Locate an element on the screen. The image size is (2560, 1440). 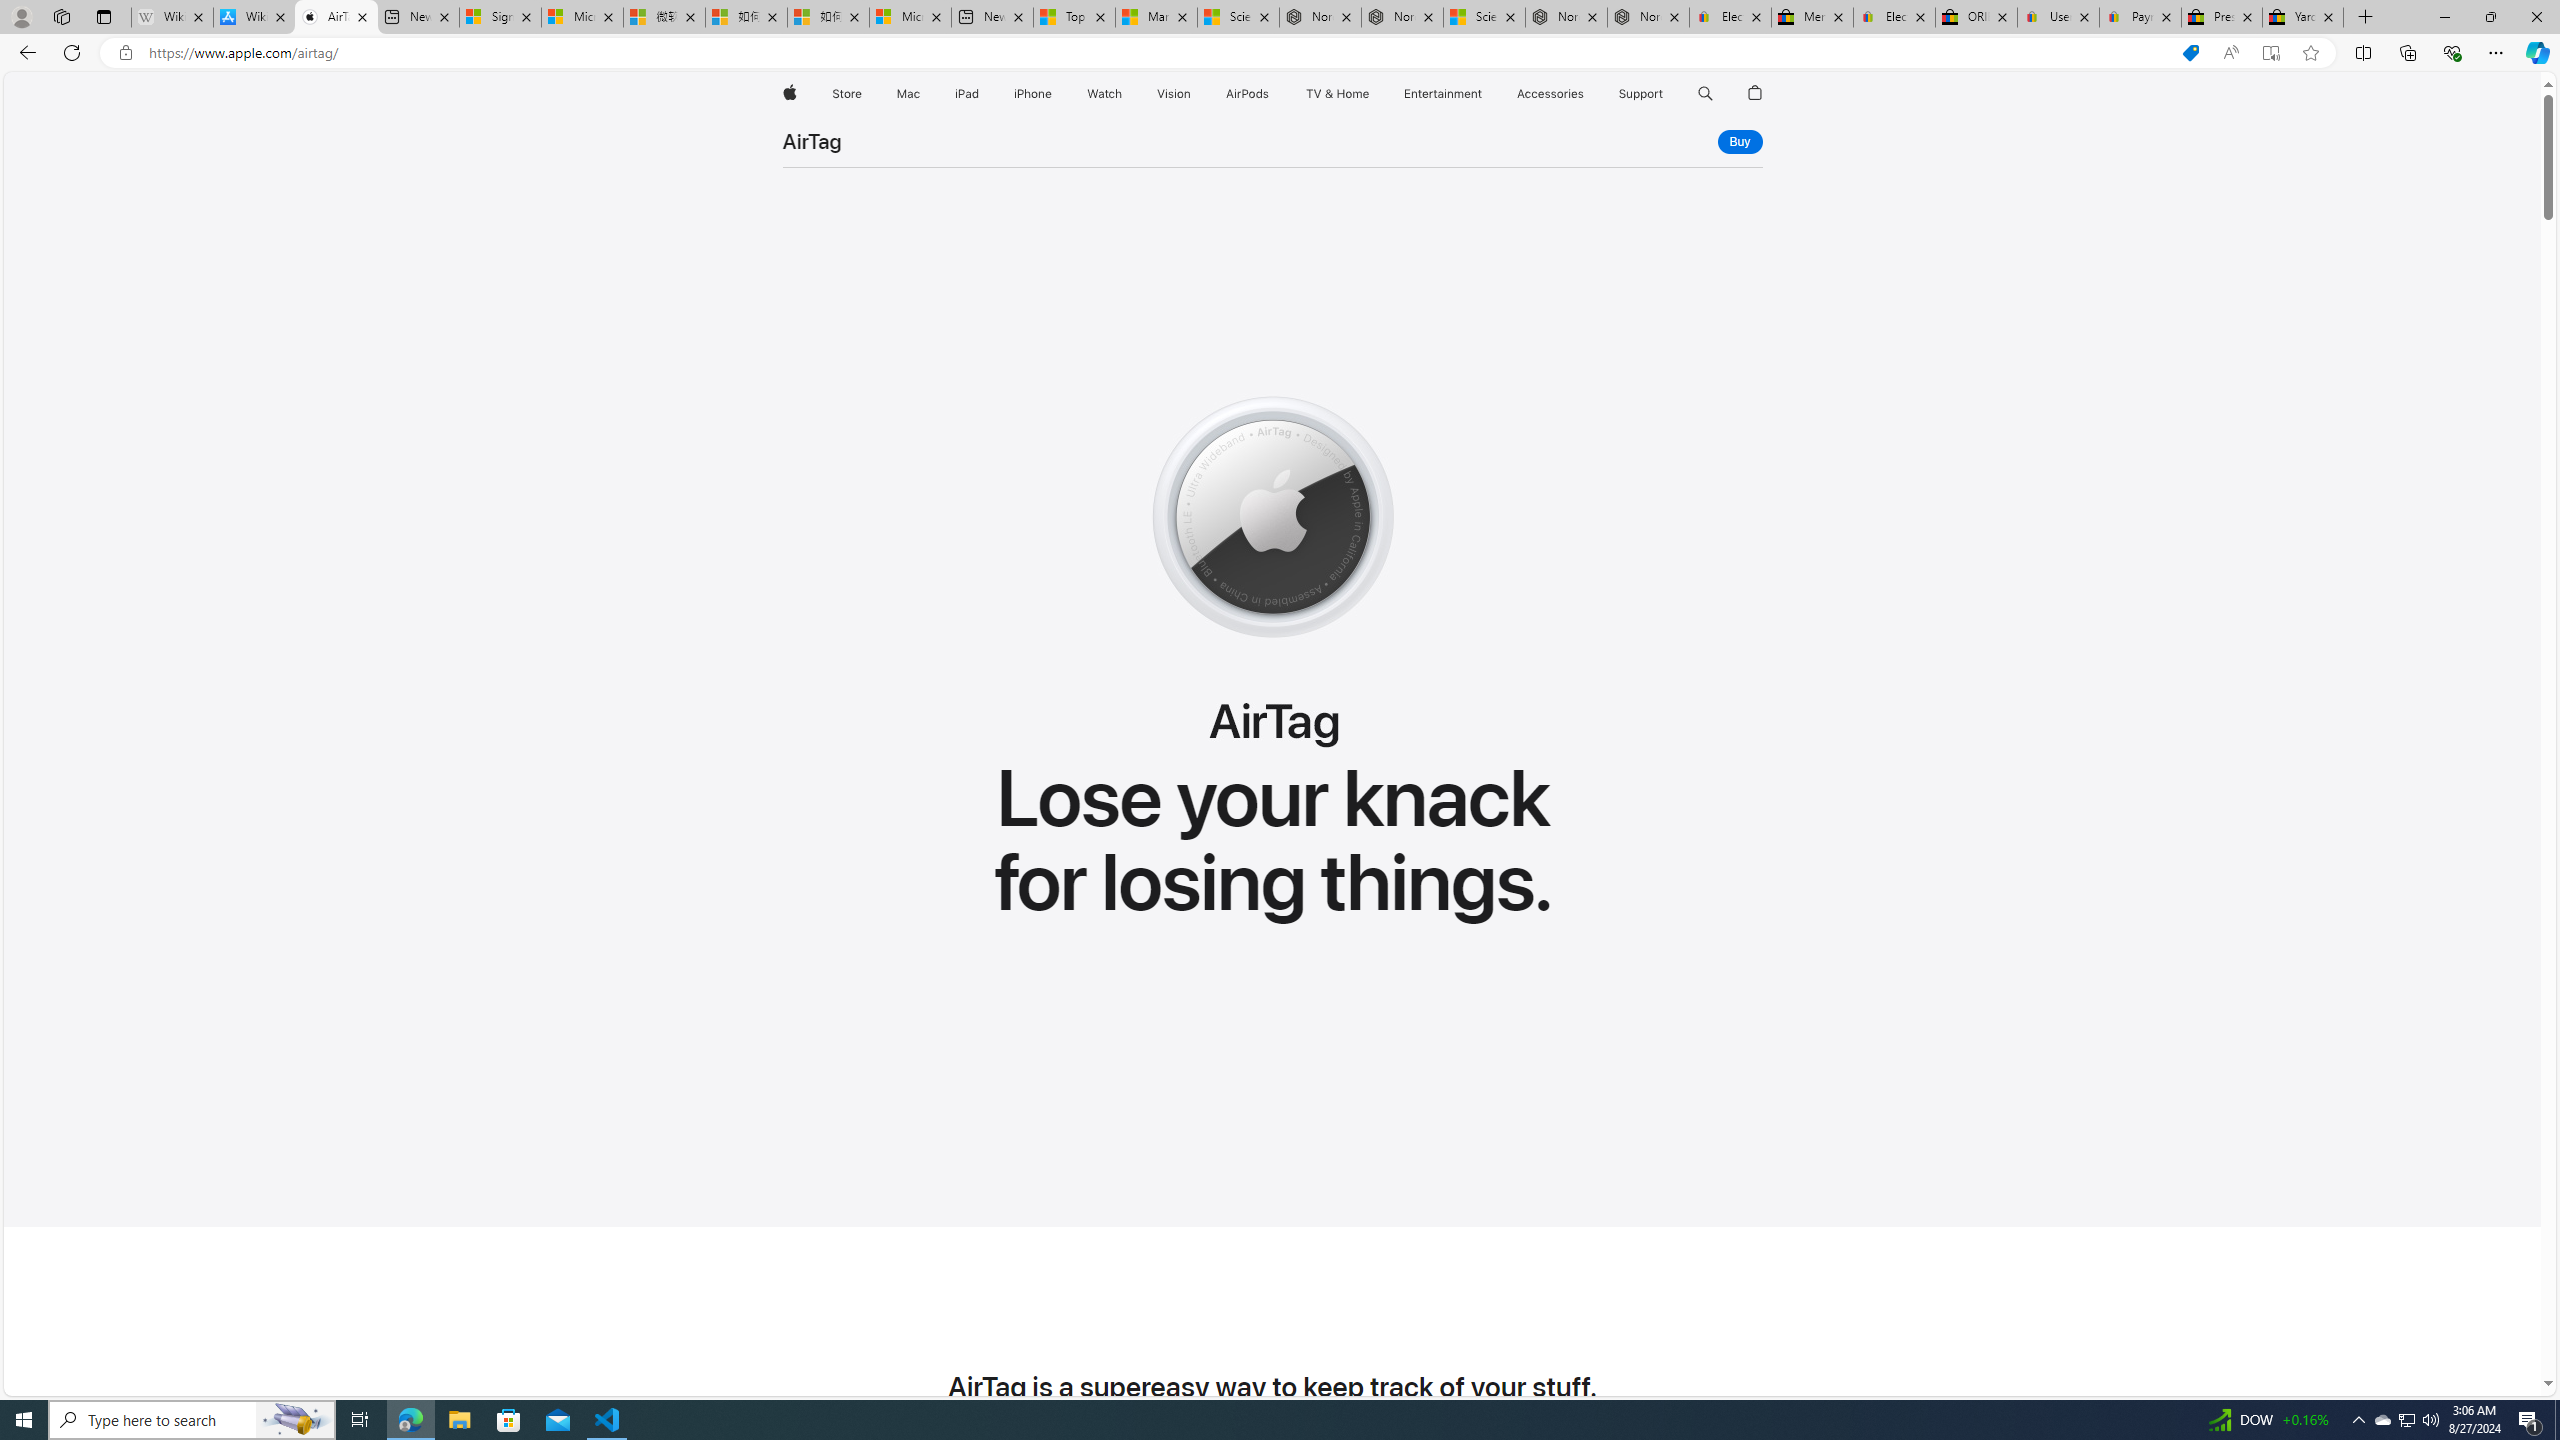
'Vision' is located at coordinates (1174, 93).